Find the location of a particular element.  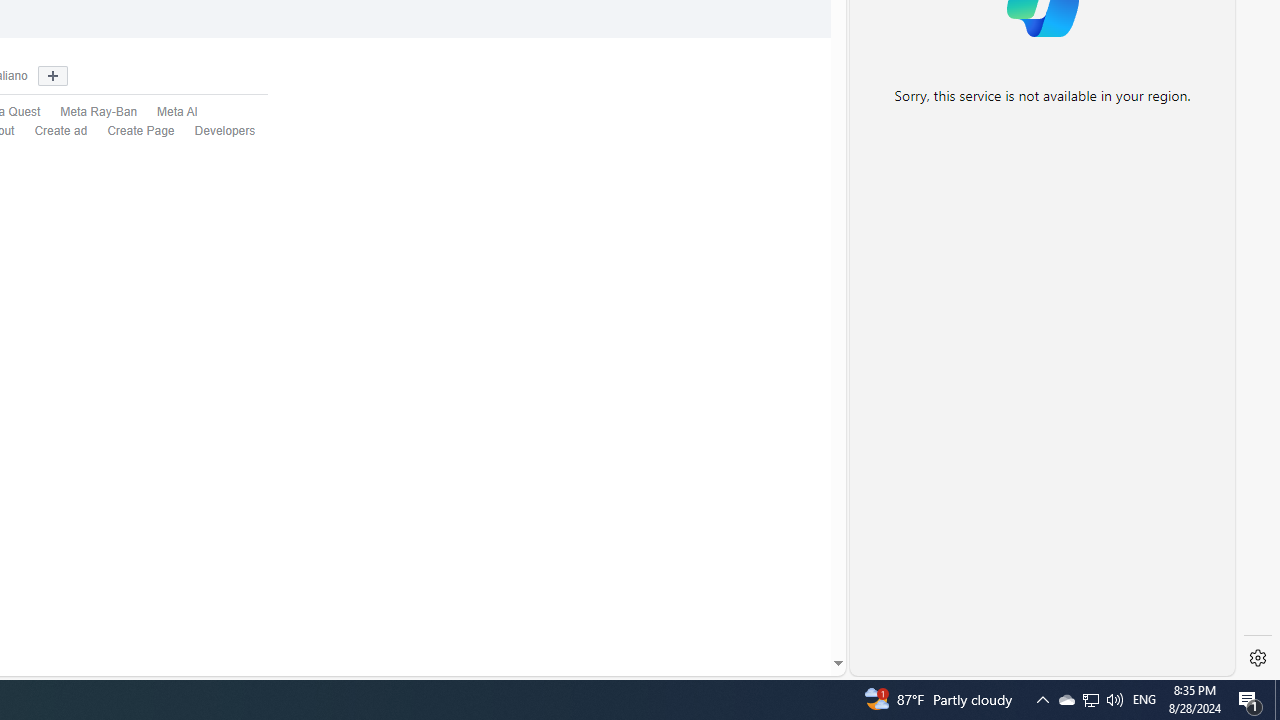

'Create Page' is located at coordinates (140, 131).